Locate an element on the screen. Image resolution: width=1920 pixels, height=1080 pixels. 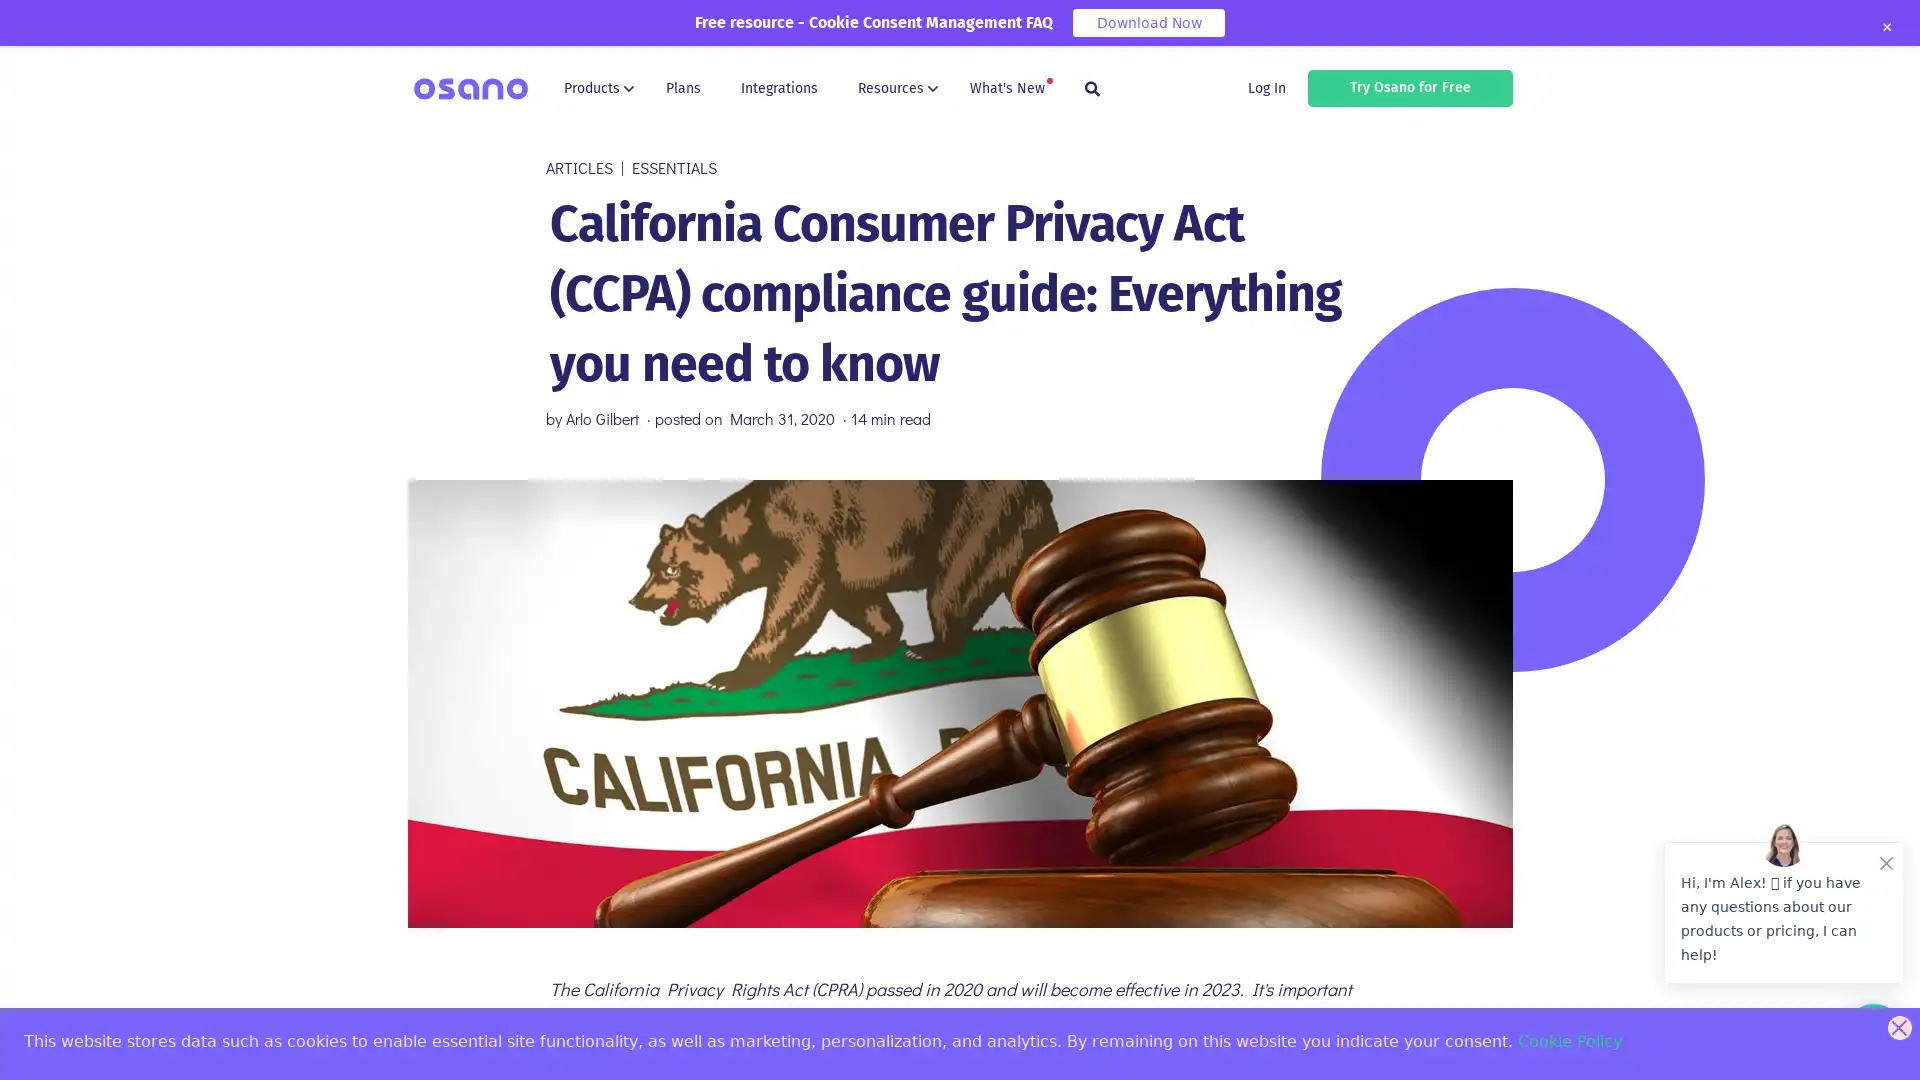
Close is located at coordinates (1885, 27).